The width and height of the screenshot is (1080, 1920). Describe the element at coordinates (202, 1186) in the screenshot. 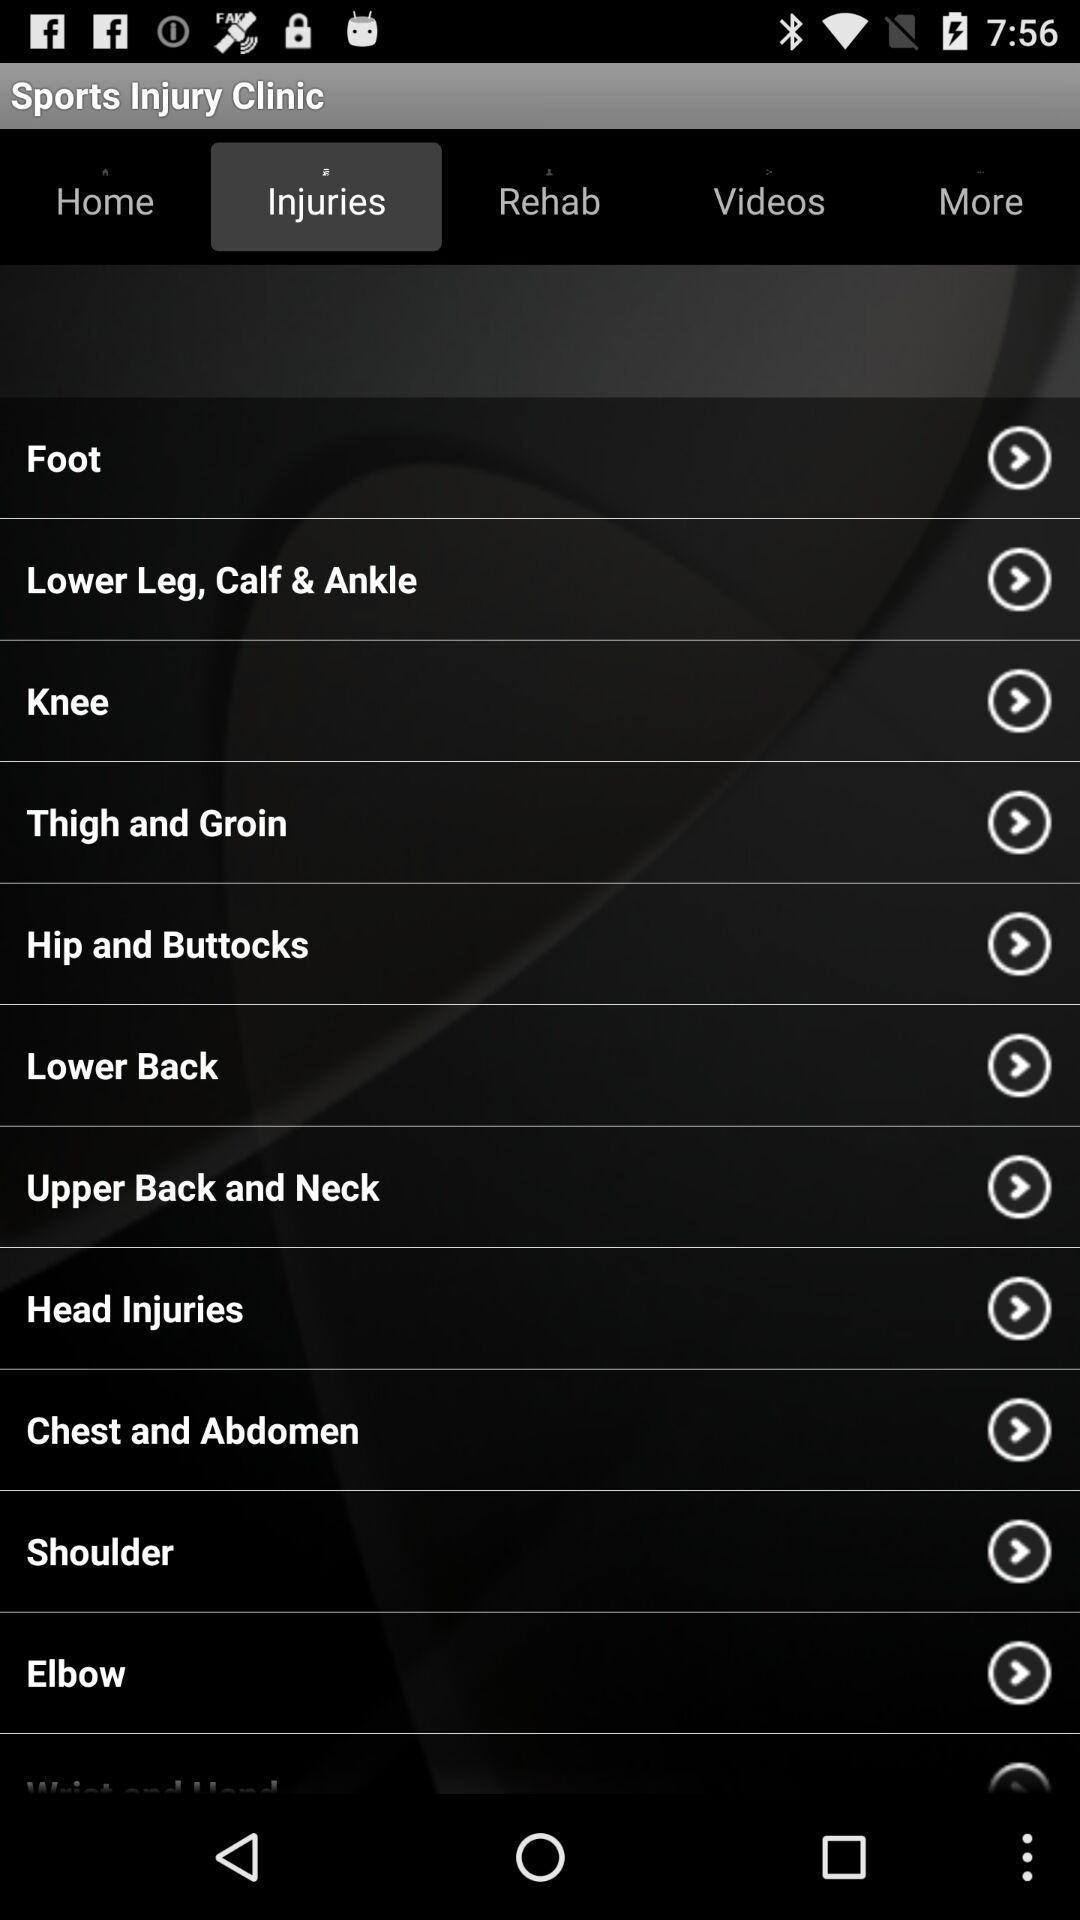

I see `the upper back and app` at that location.